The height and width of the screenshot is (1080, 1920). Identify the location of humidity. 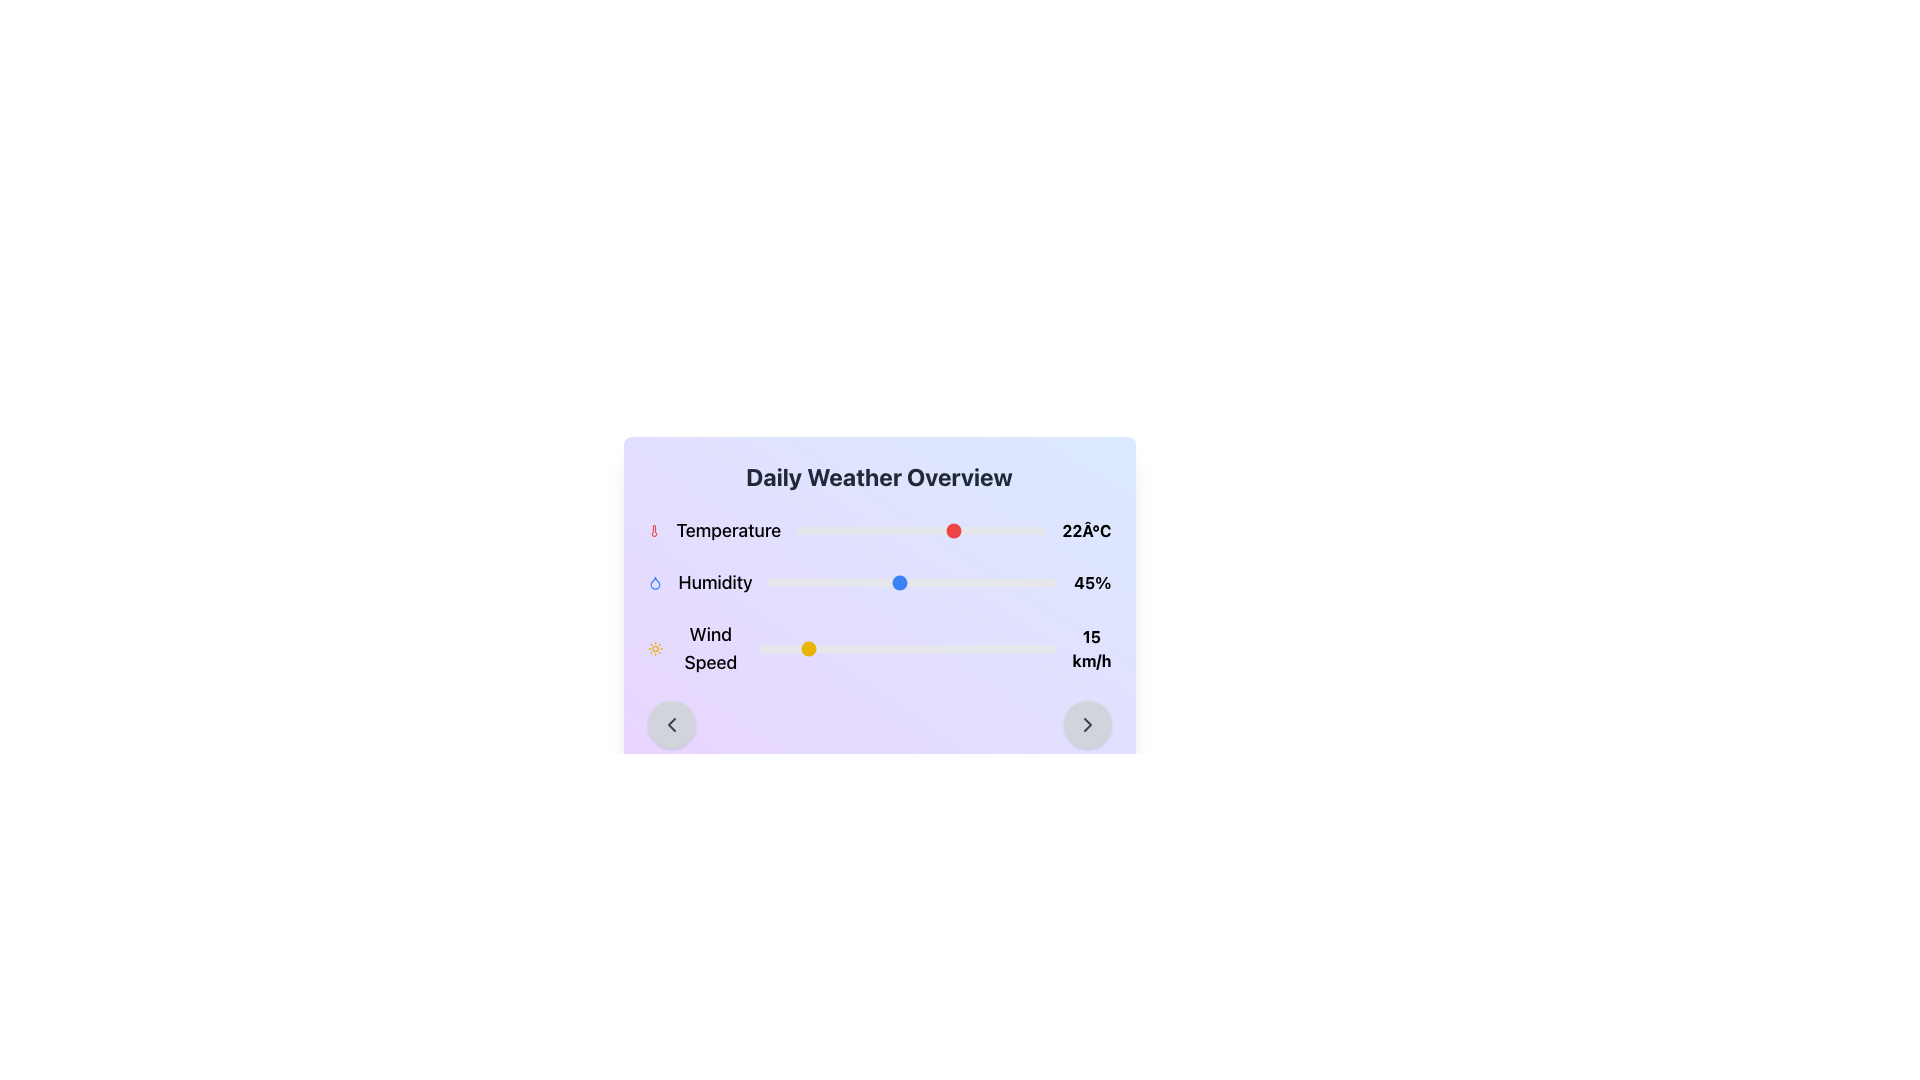
(829, 582).